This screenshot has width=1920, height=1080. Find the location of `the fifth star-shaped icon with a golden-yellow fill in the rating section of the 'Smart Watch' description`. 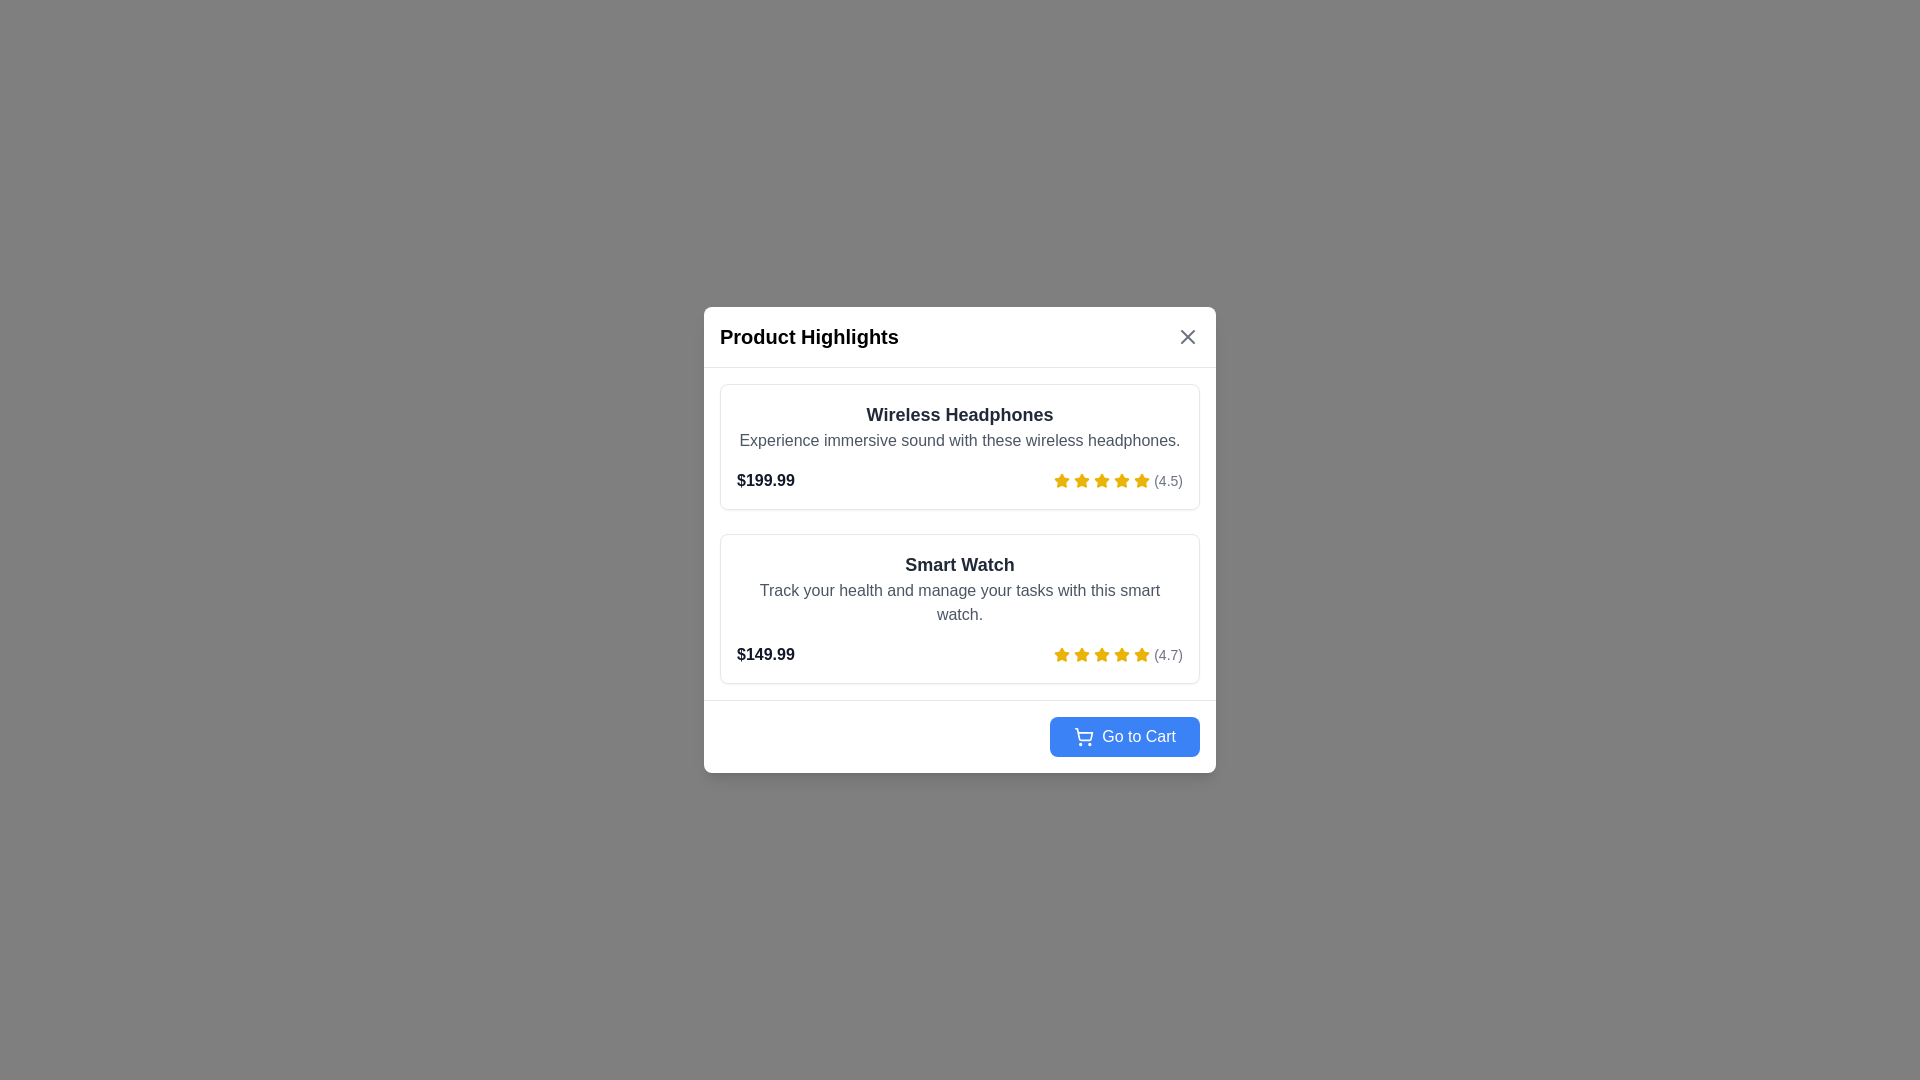

the fifth star-shaped icon with a golden-yellow fill in the rating section of the 'Smart Watch' description is located at coordinates (1061, 654).